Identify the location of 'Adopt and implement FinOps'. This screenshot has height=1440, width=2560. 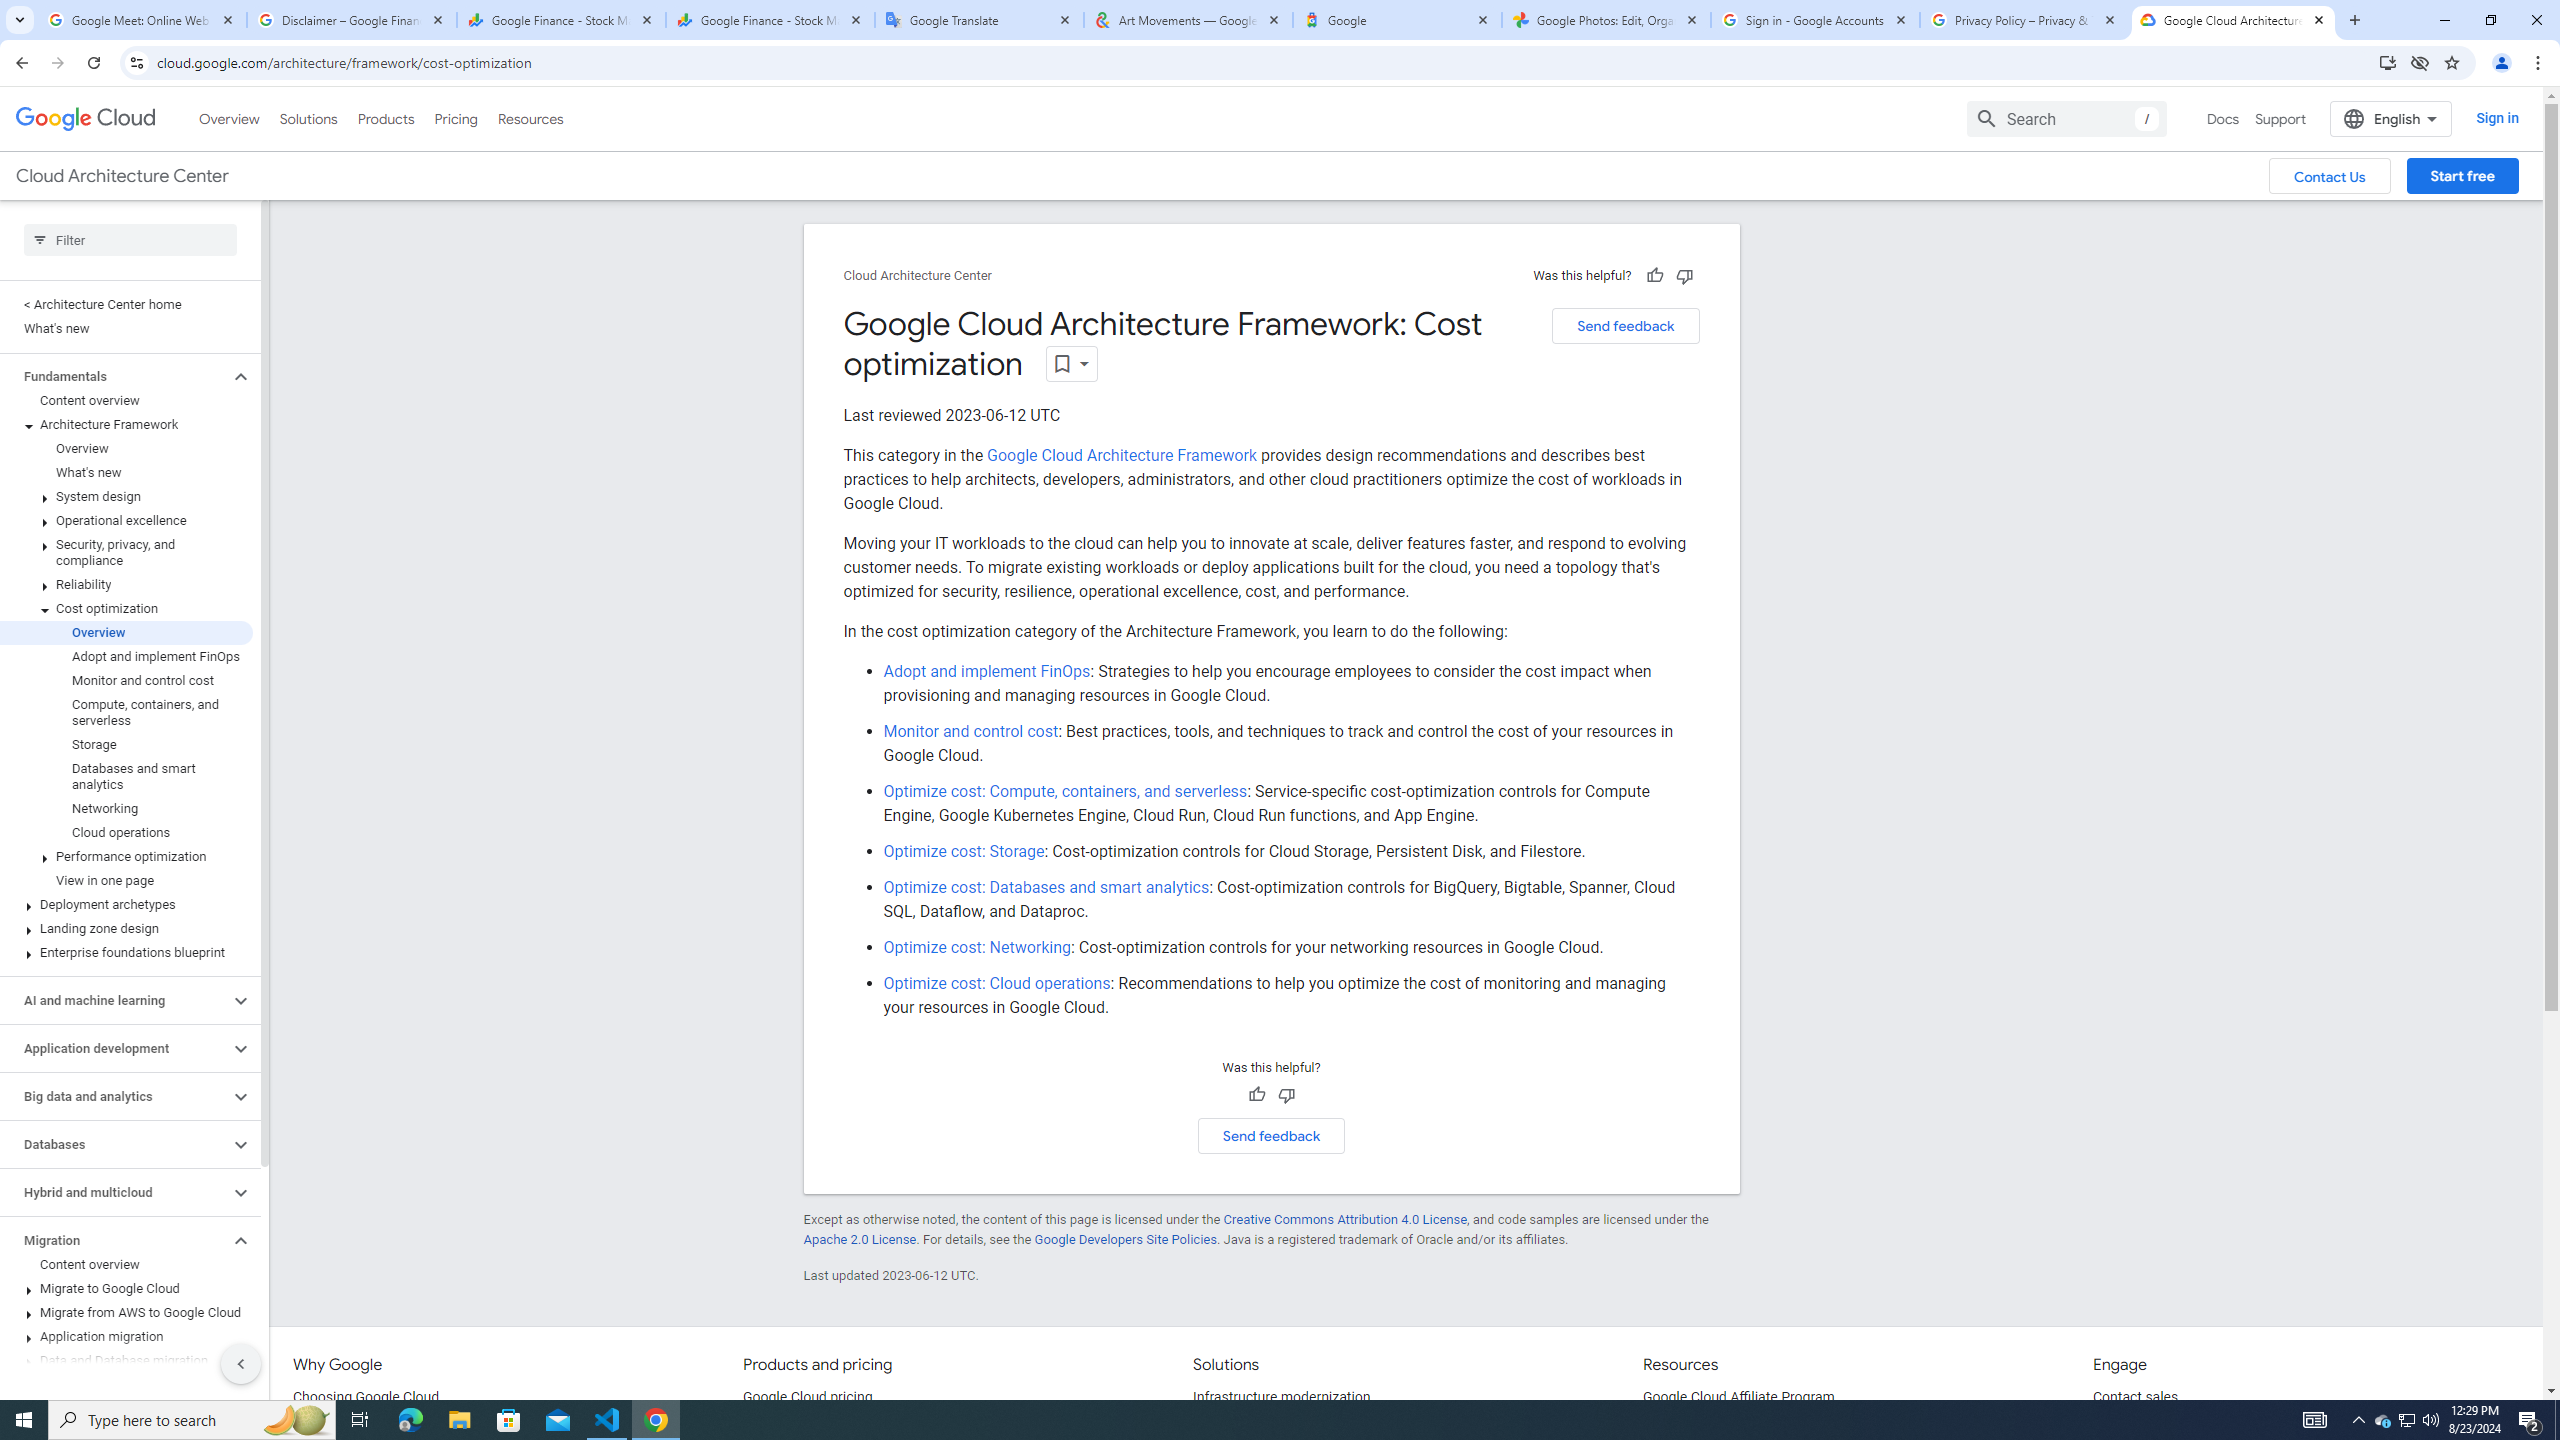
(986, 670).